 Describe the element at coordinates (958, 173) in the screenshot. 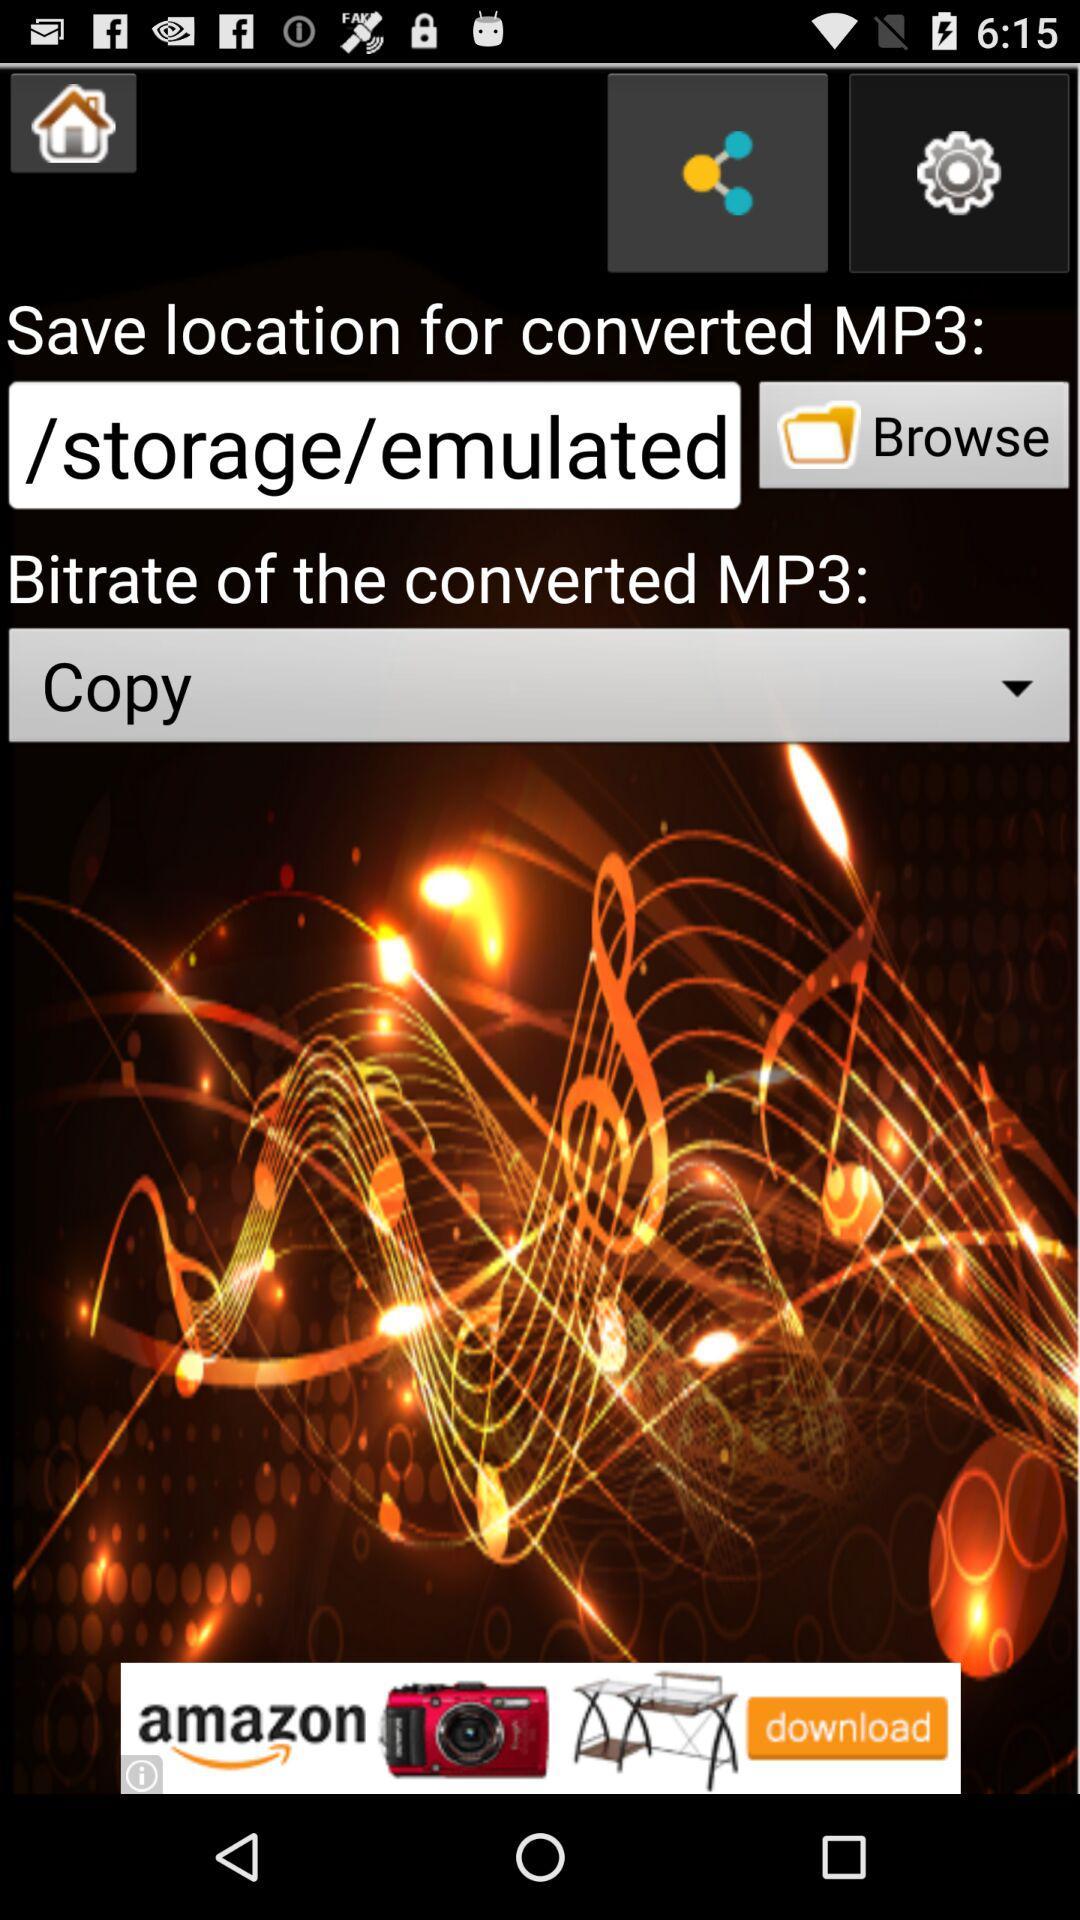

I see `the setting option` at that location.